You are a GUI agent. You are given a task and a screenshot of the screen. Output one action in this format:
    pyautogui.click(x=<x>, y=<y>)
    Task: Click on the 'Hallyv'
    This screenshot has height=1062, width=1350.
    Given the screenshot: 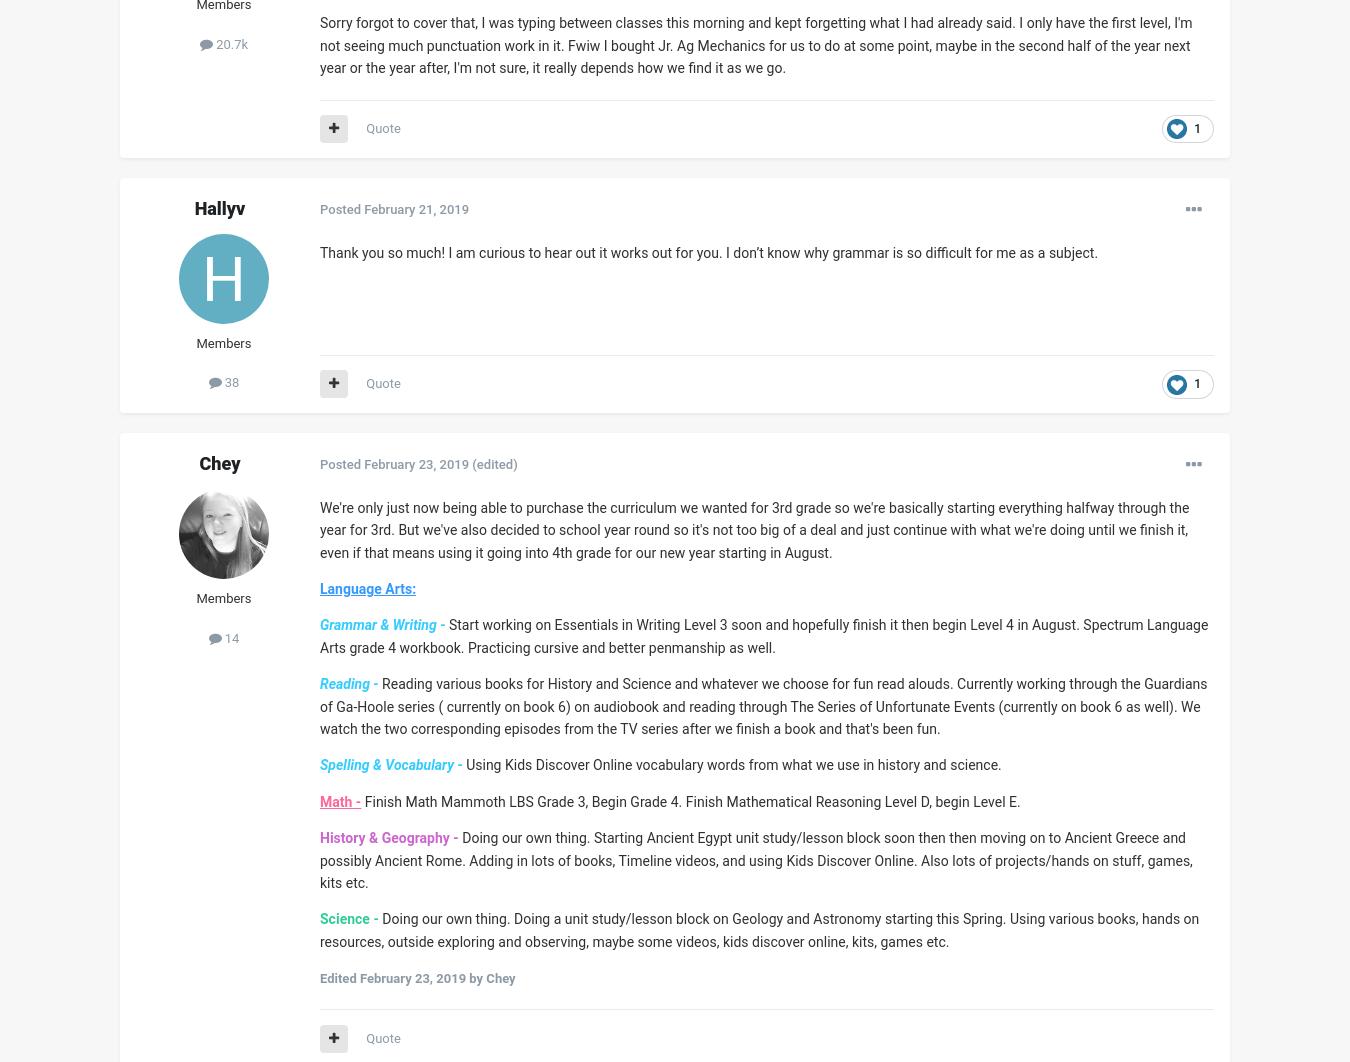 What is the action you would take?
    pyautogui.click(x=193, y=207)
    